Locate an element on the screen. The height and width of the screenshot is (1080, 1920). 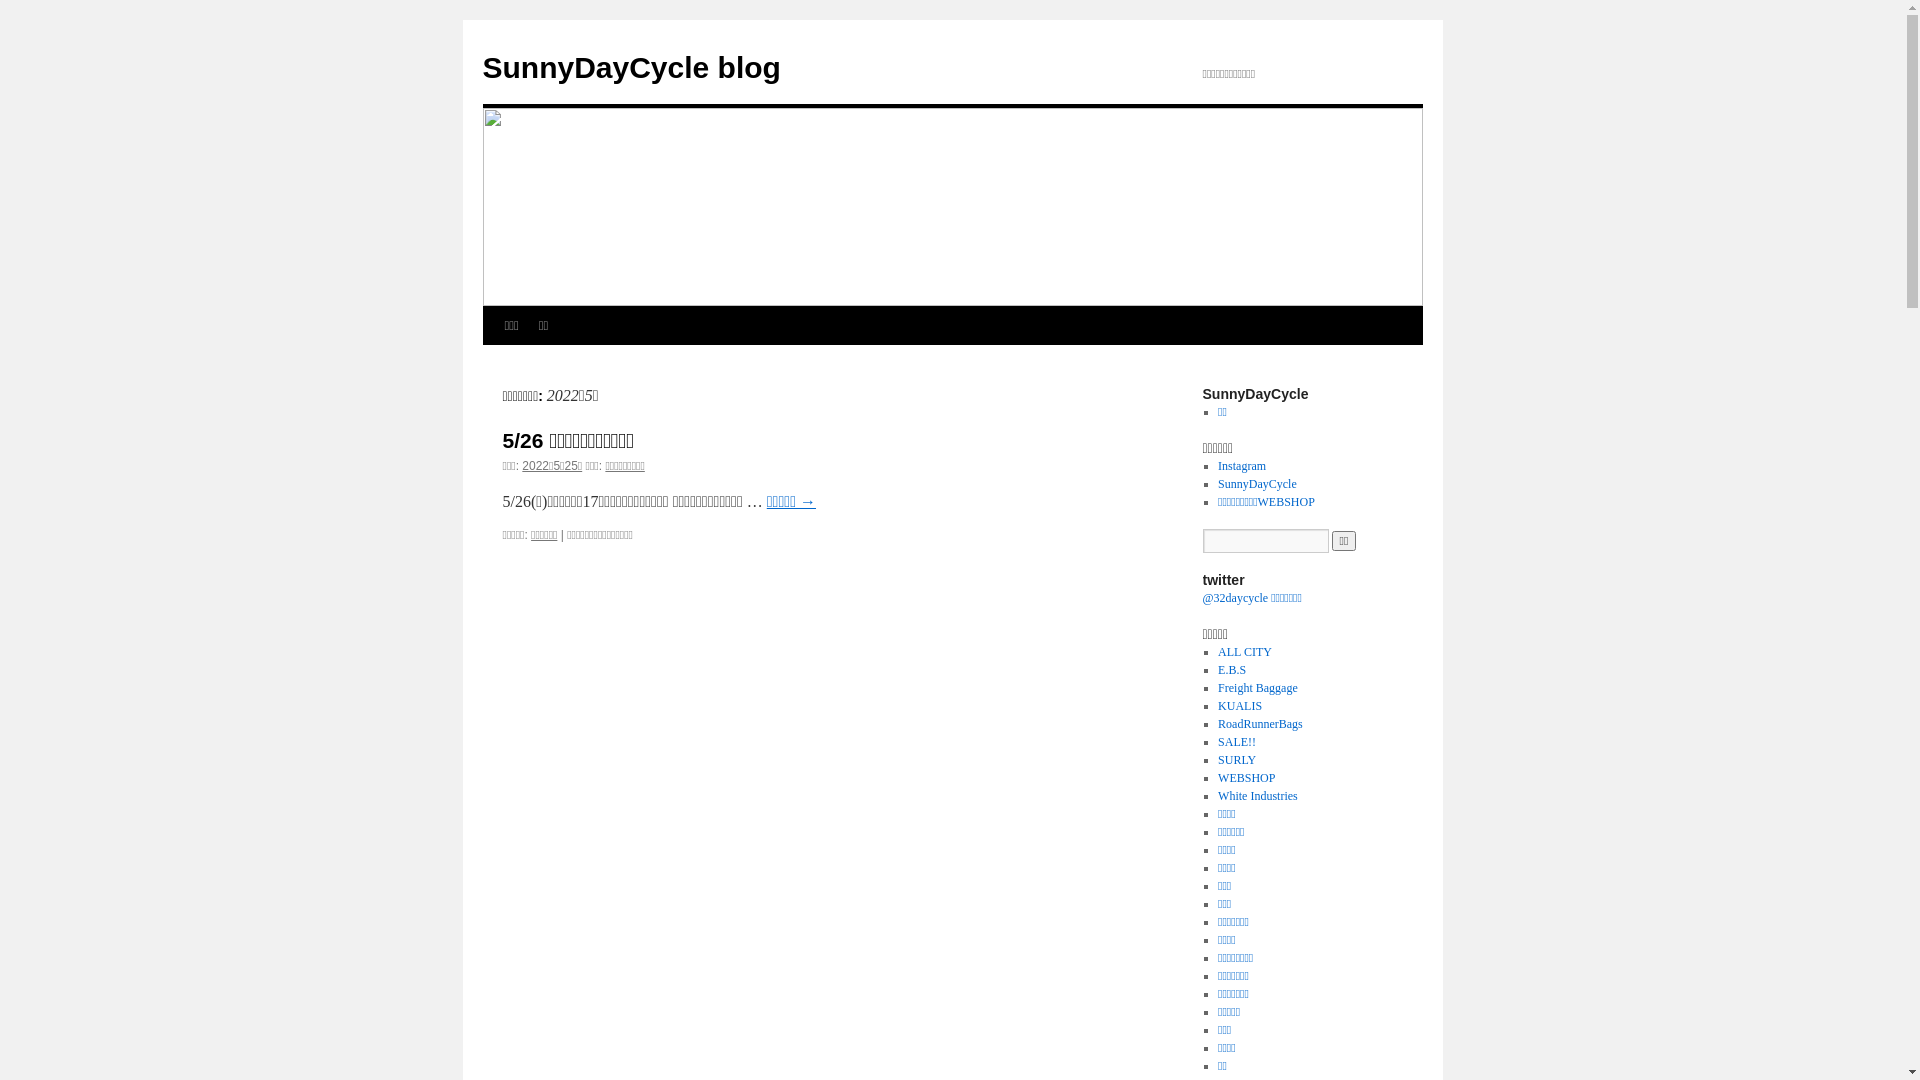
'Instagram' is located at coordinates (1241, 466).